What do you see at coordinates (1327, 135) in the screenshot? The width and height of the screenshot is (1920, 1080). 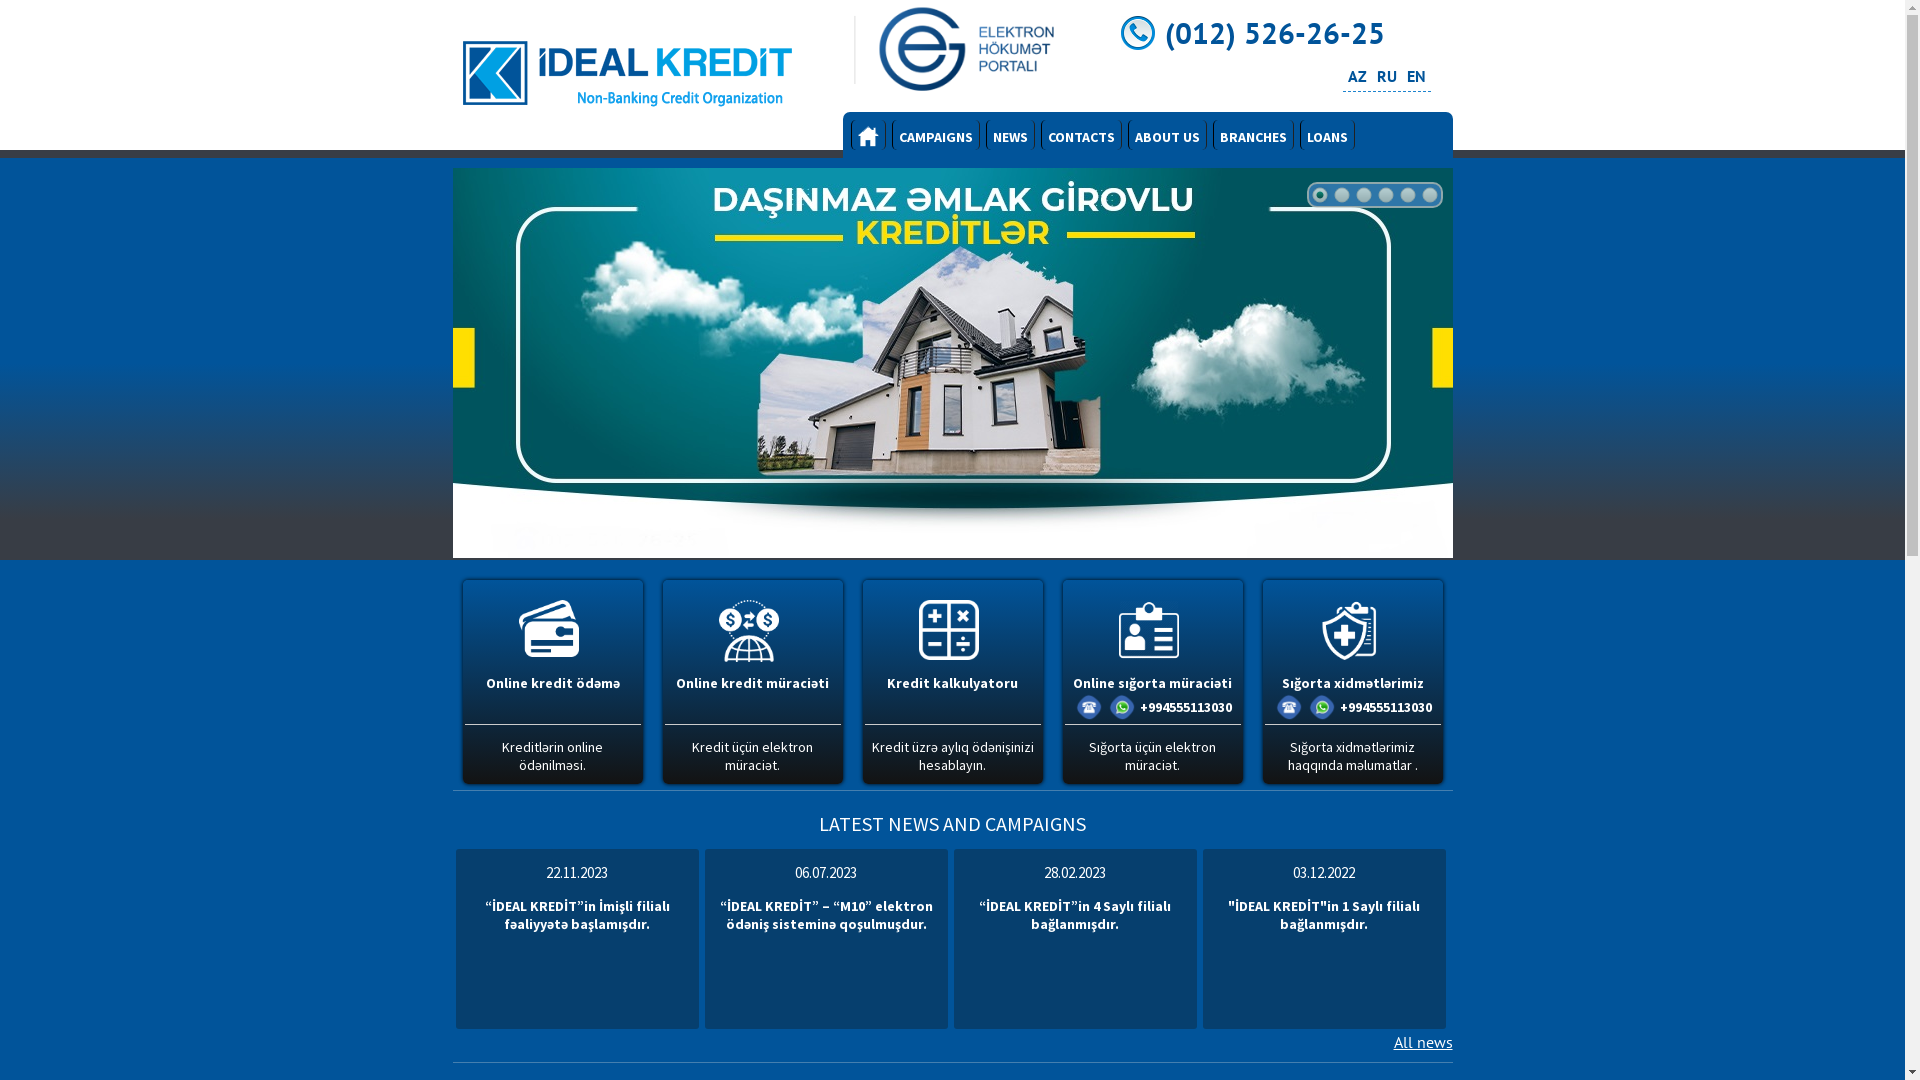 I see `'LOANS'` at bounding box center [1327, 135].